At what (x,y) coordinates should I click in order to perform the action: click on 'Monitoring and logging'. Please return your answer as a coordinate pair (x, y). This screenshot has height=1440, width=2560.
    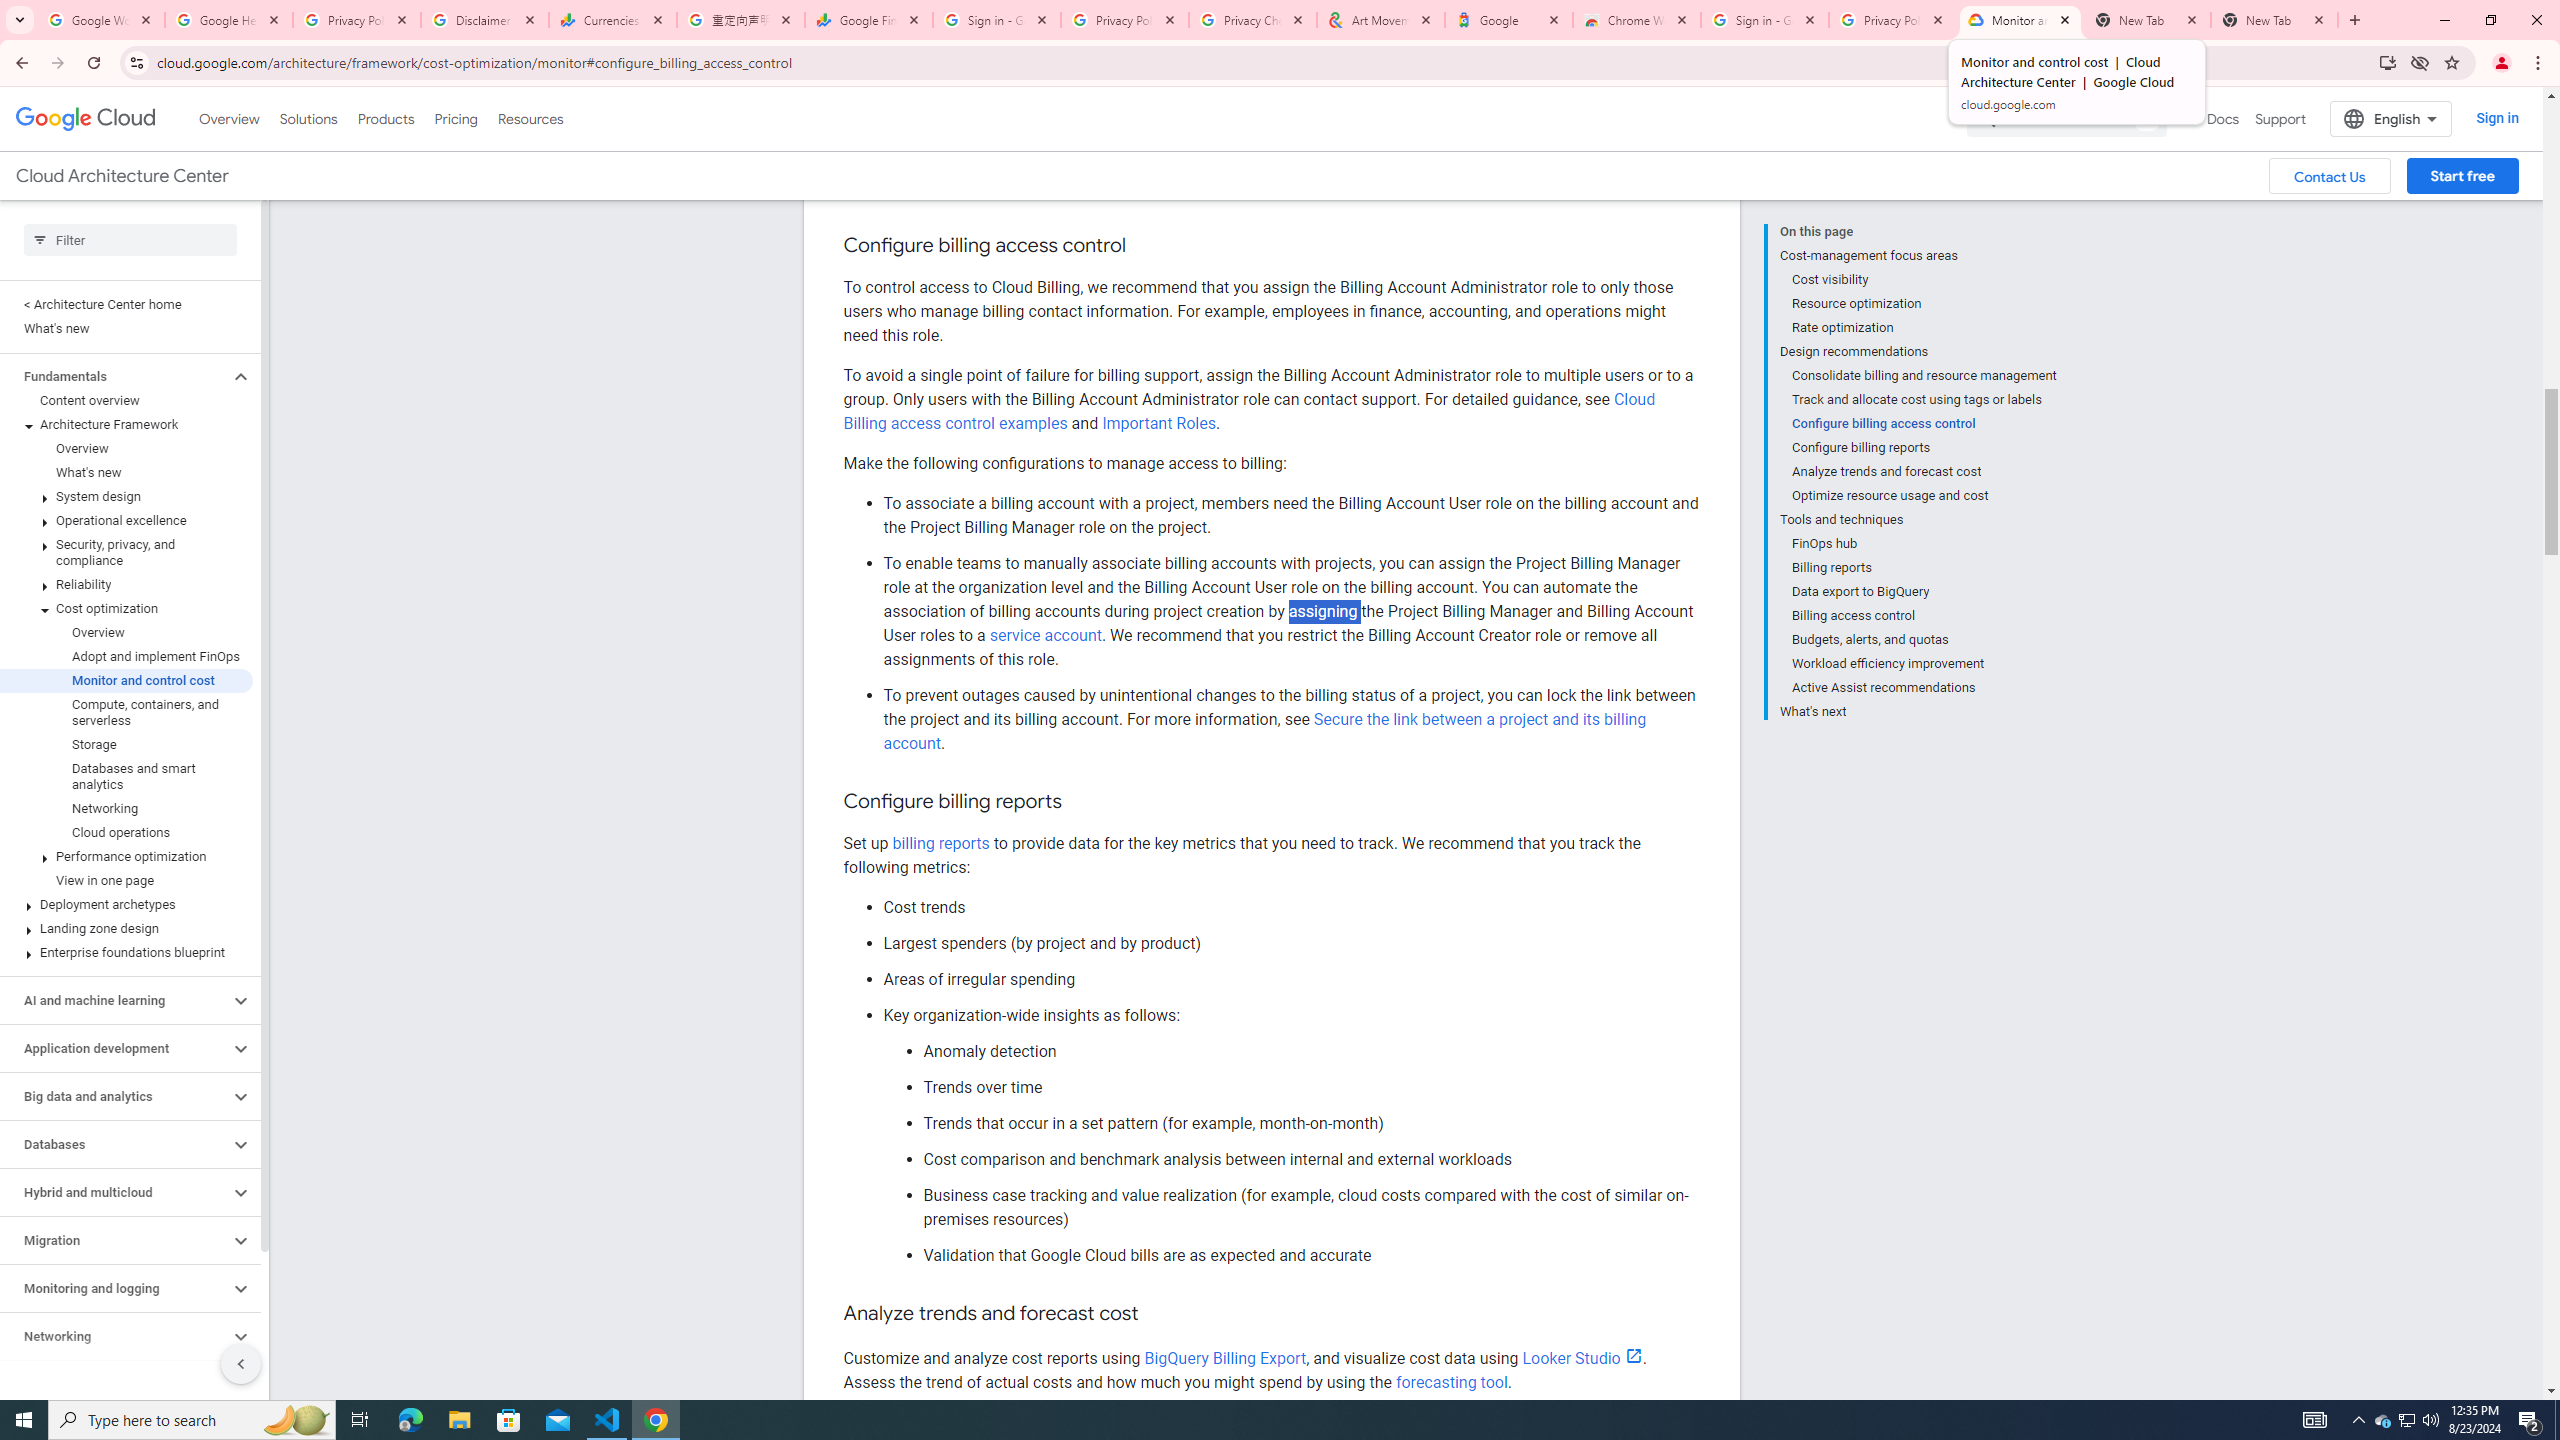
    Looking at the image, I should click on (113, 1287).